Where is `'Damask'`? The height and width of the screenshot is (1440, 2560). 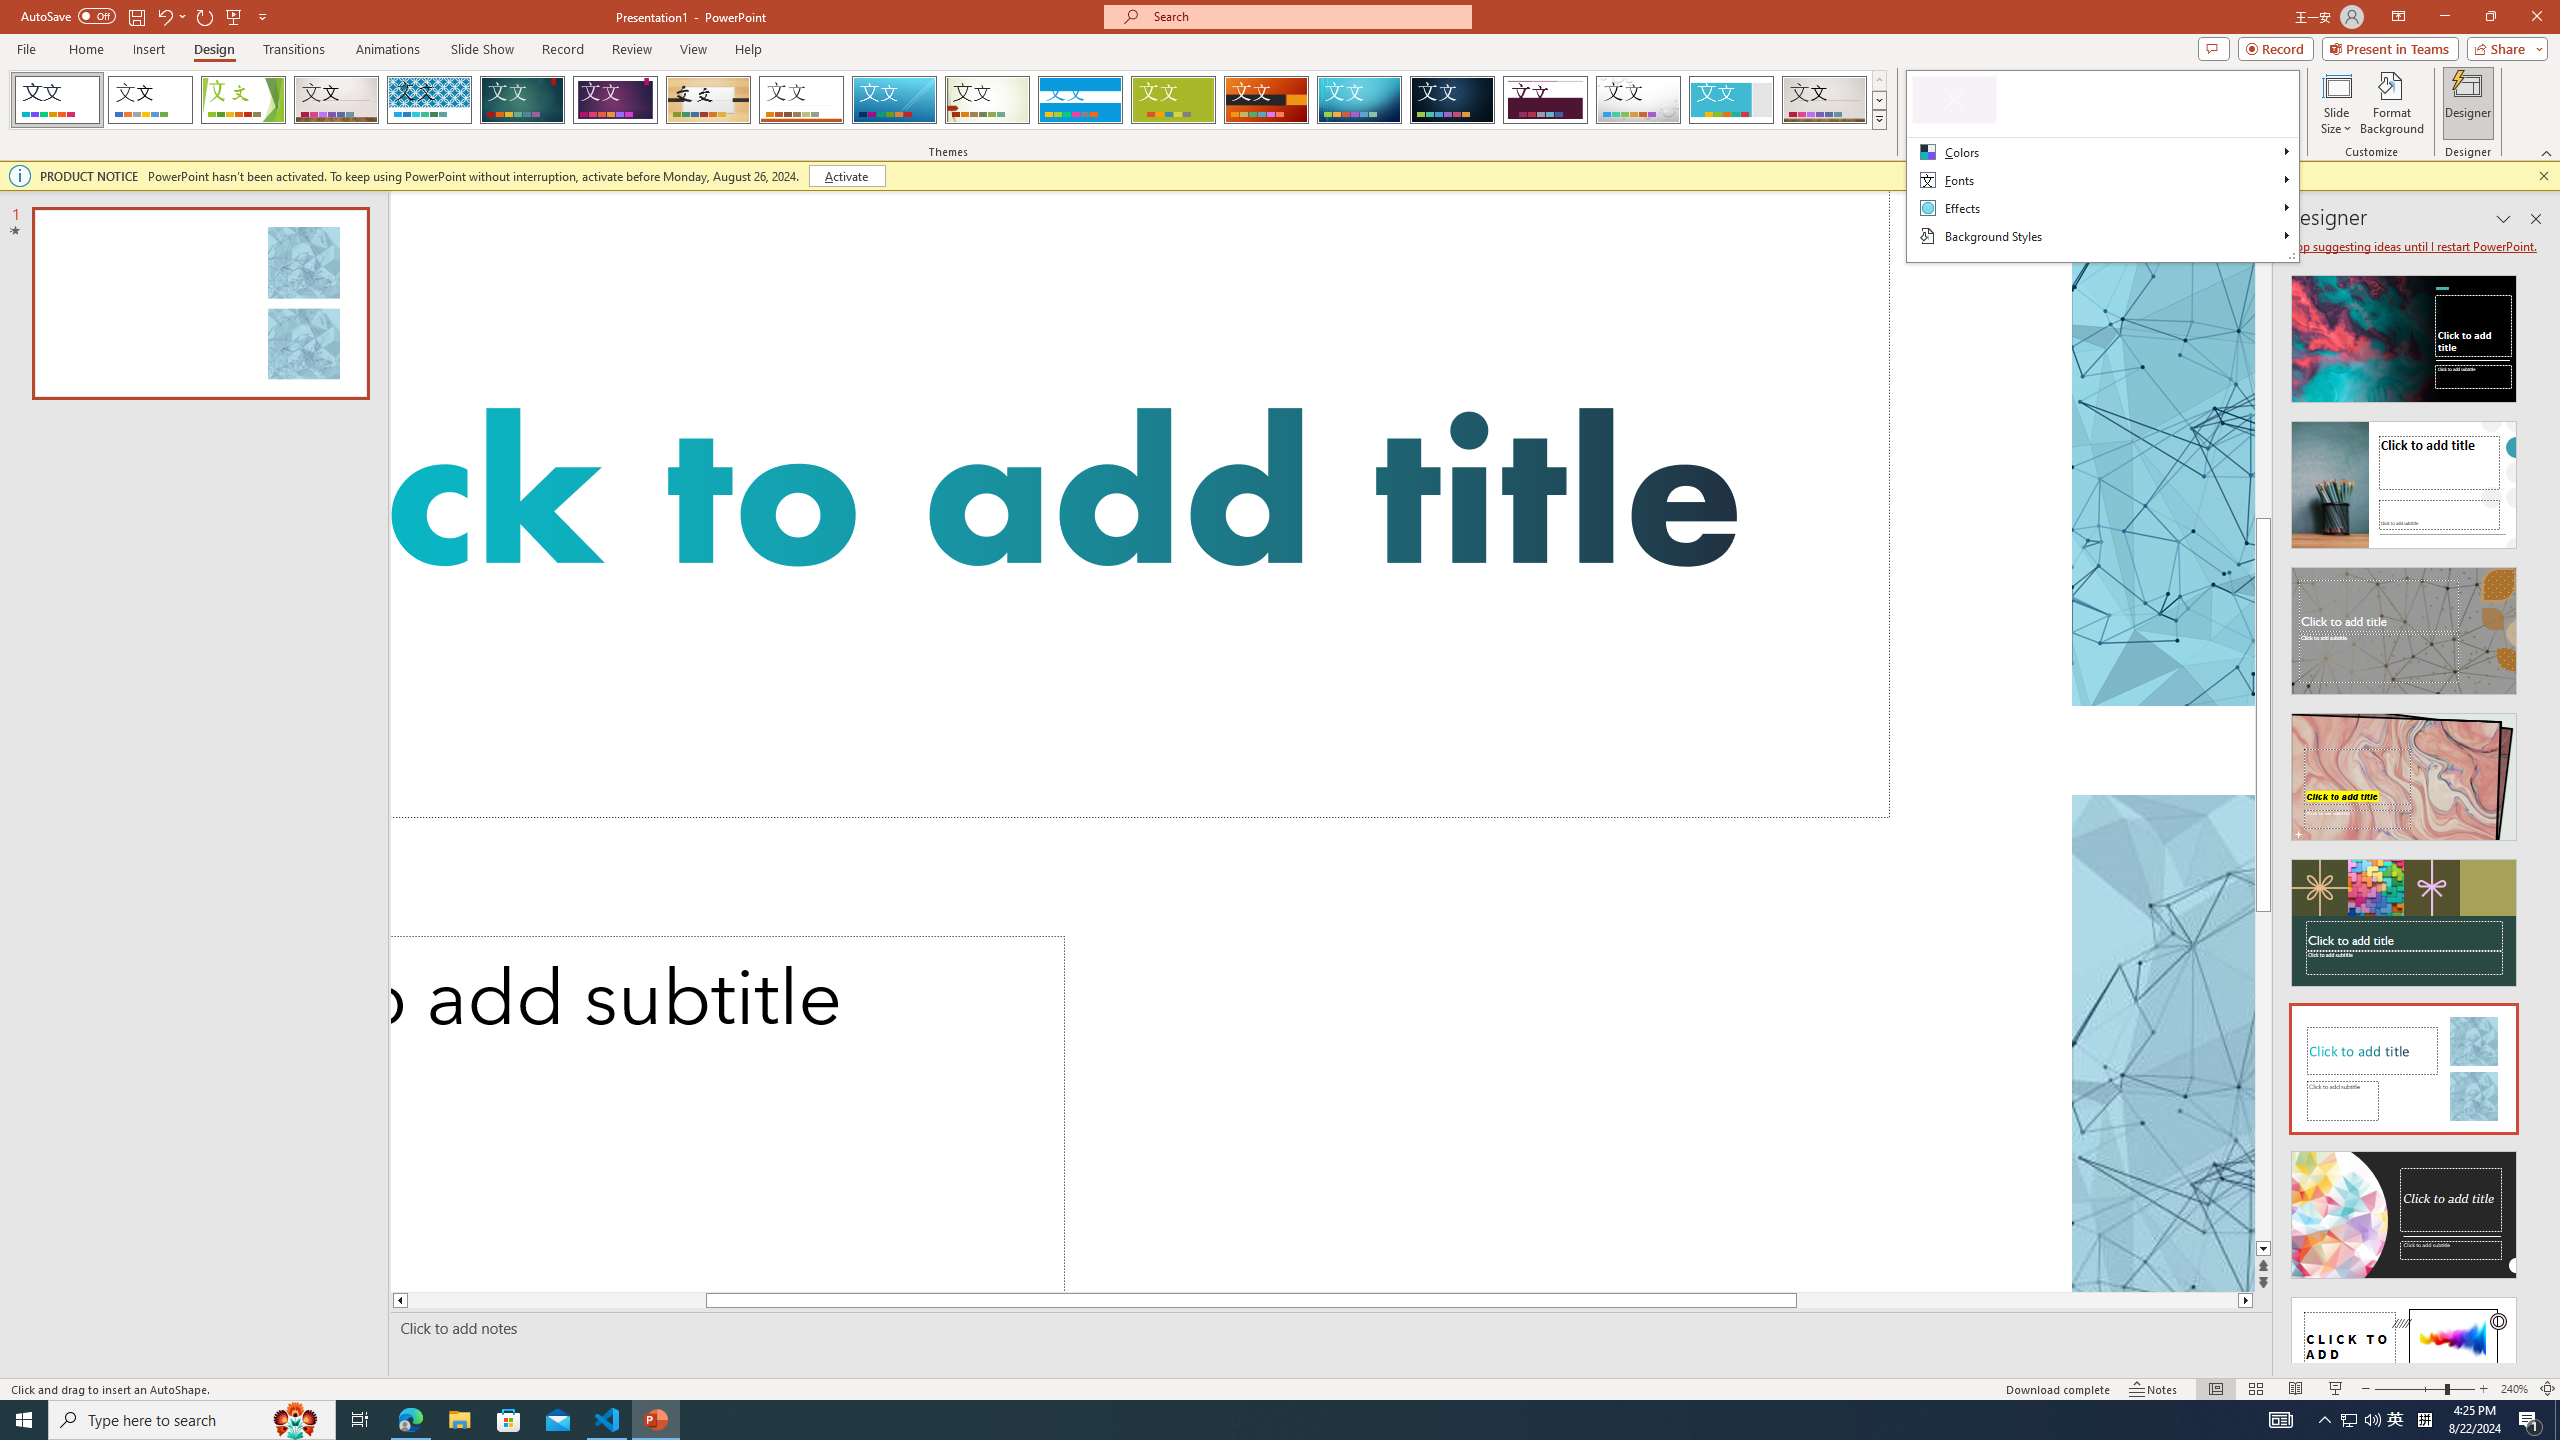 'Damask' is located at coordinates (1451, 99).